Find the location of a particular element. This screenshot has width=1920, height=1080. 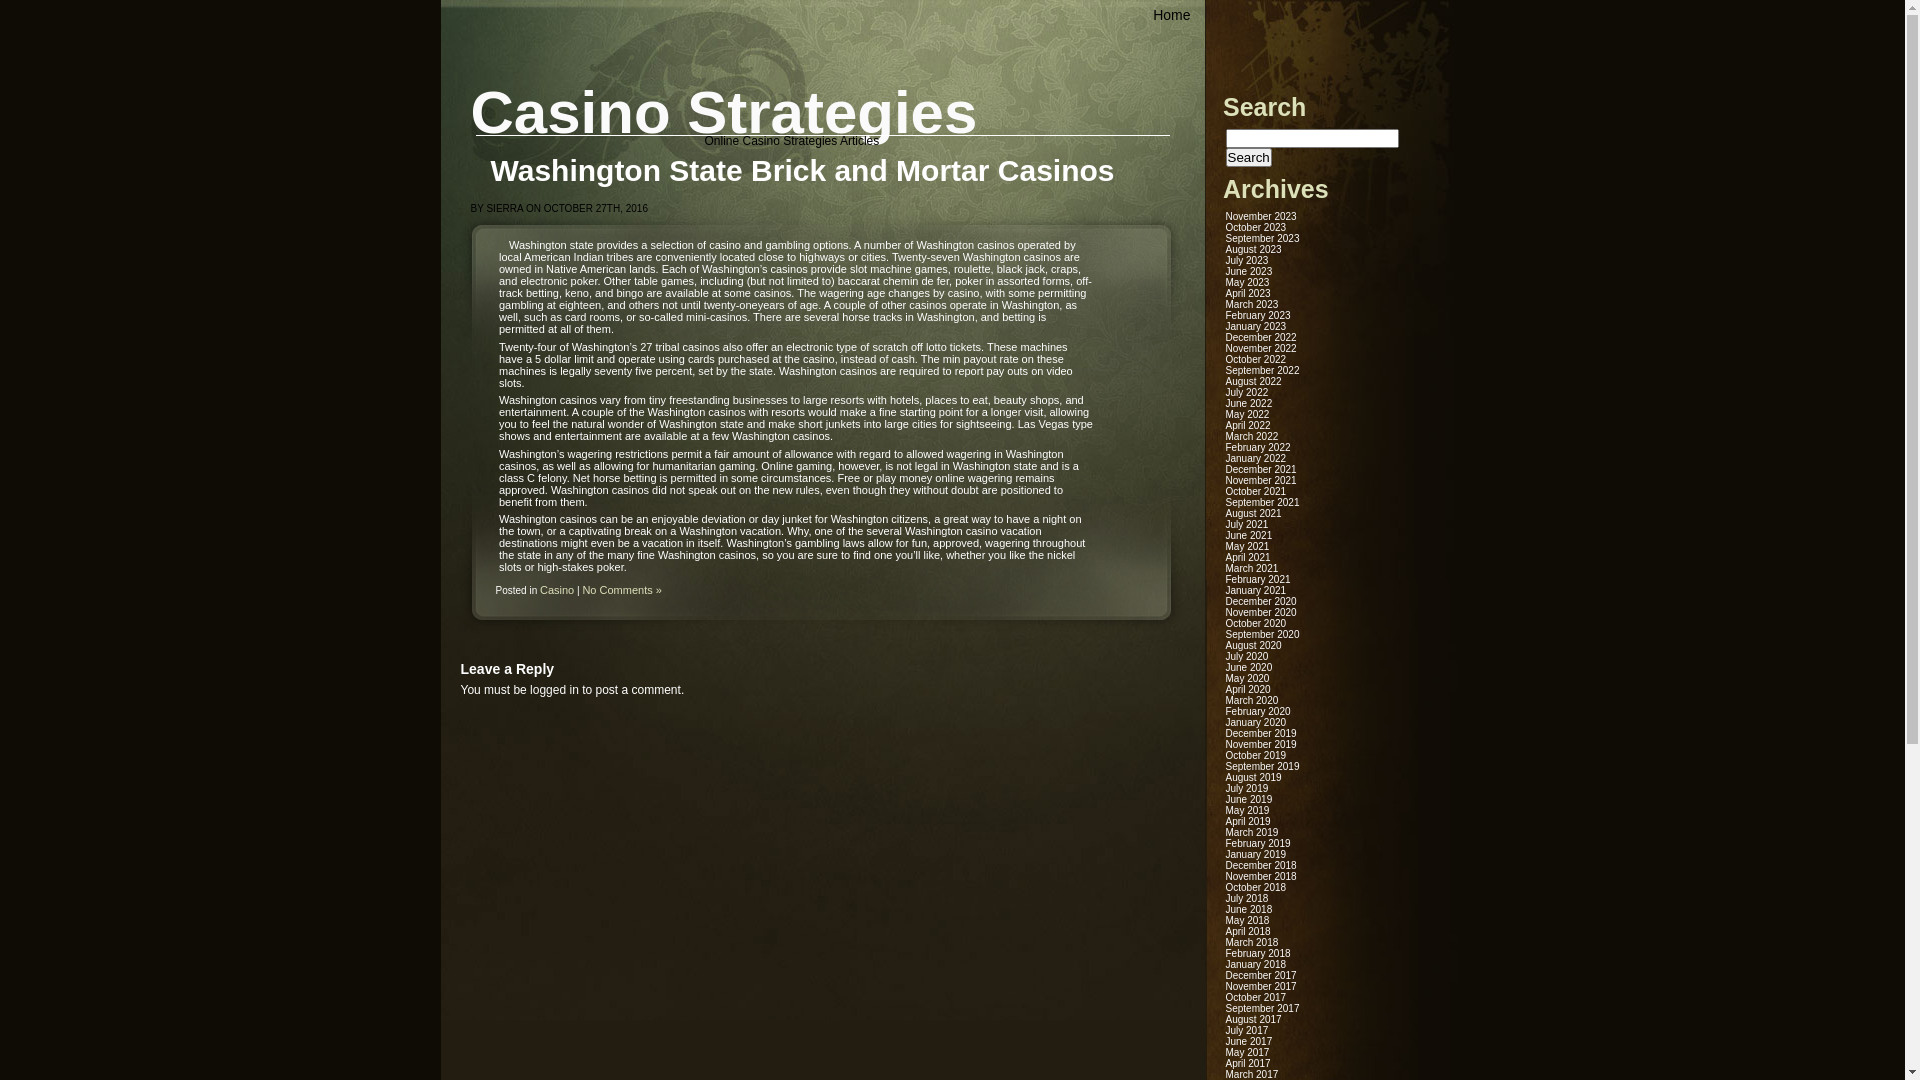

'June 2021' is located at coordinates (1224, 534).